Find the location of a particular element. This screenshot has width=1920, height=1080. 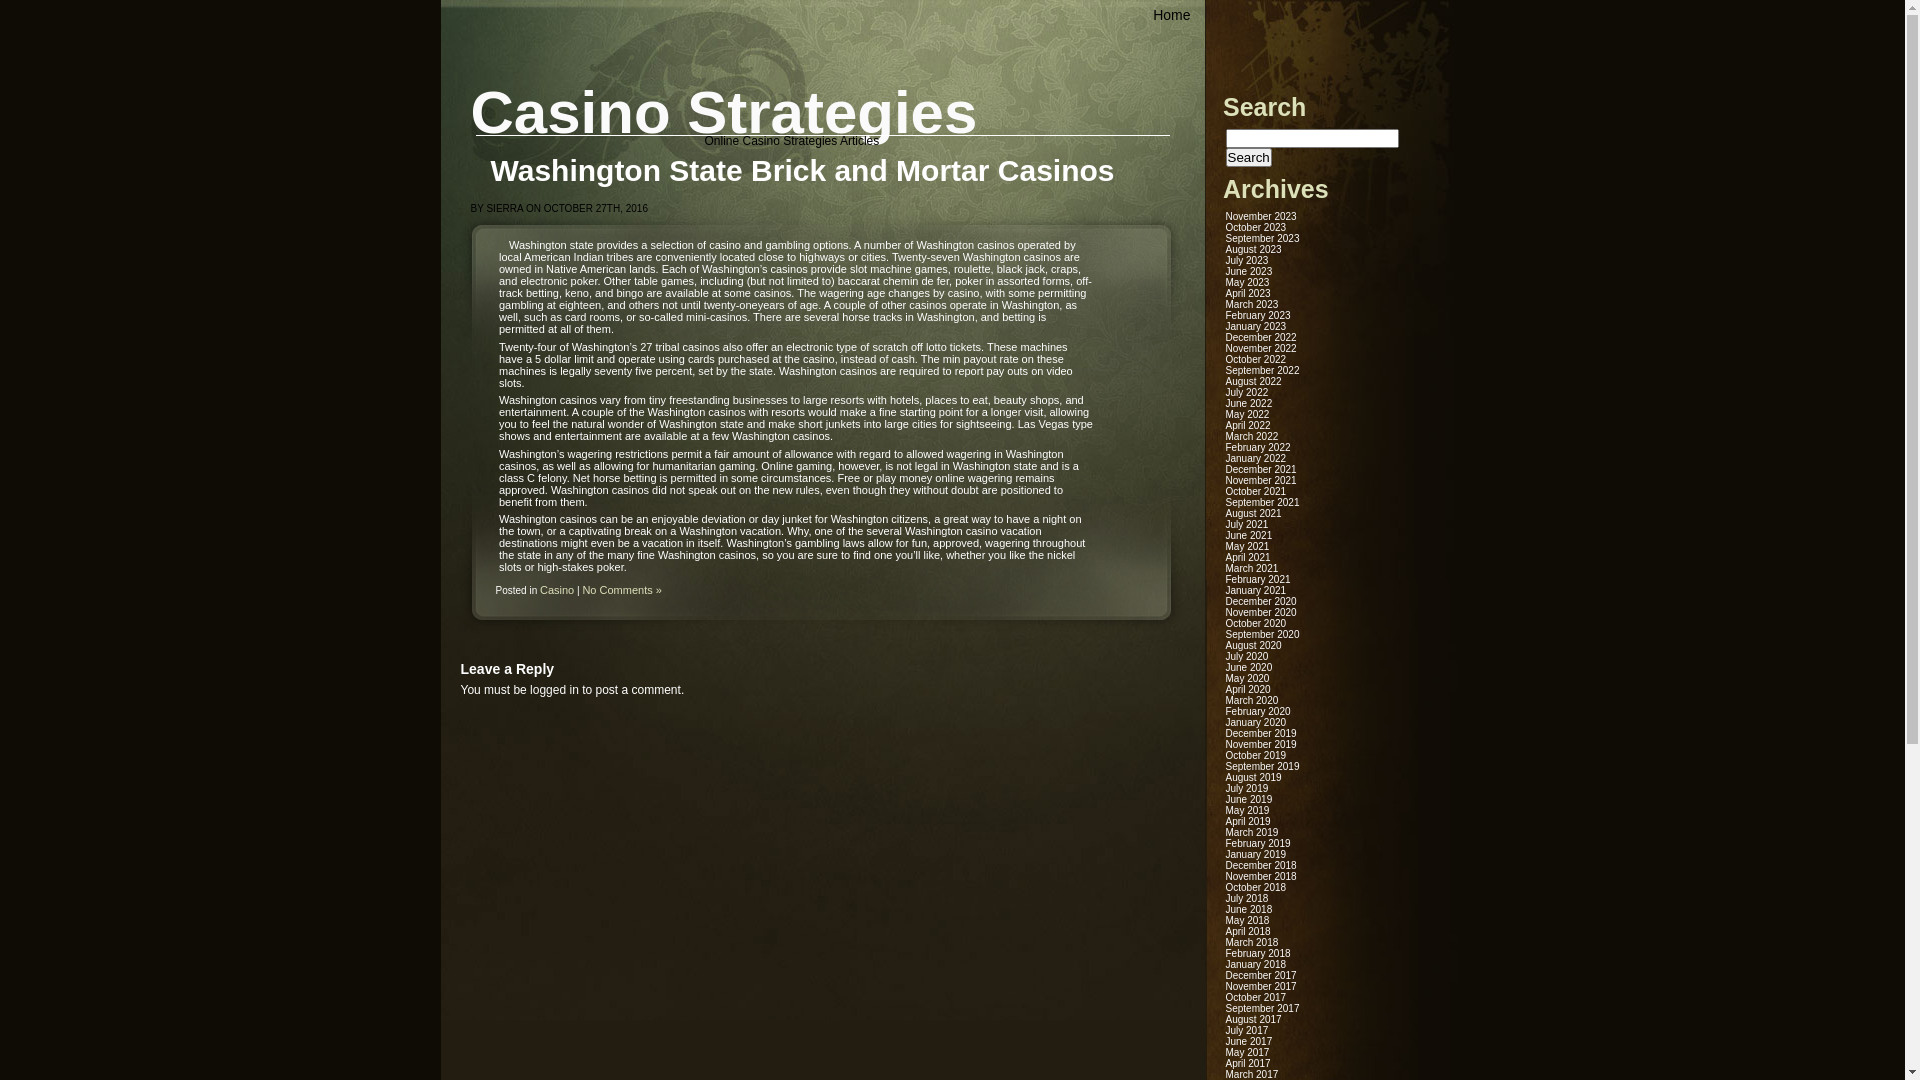

'June 2021' is located at coordinates (1224, 534).